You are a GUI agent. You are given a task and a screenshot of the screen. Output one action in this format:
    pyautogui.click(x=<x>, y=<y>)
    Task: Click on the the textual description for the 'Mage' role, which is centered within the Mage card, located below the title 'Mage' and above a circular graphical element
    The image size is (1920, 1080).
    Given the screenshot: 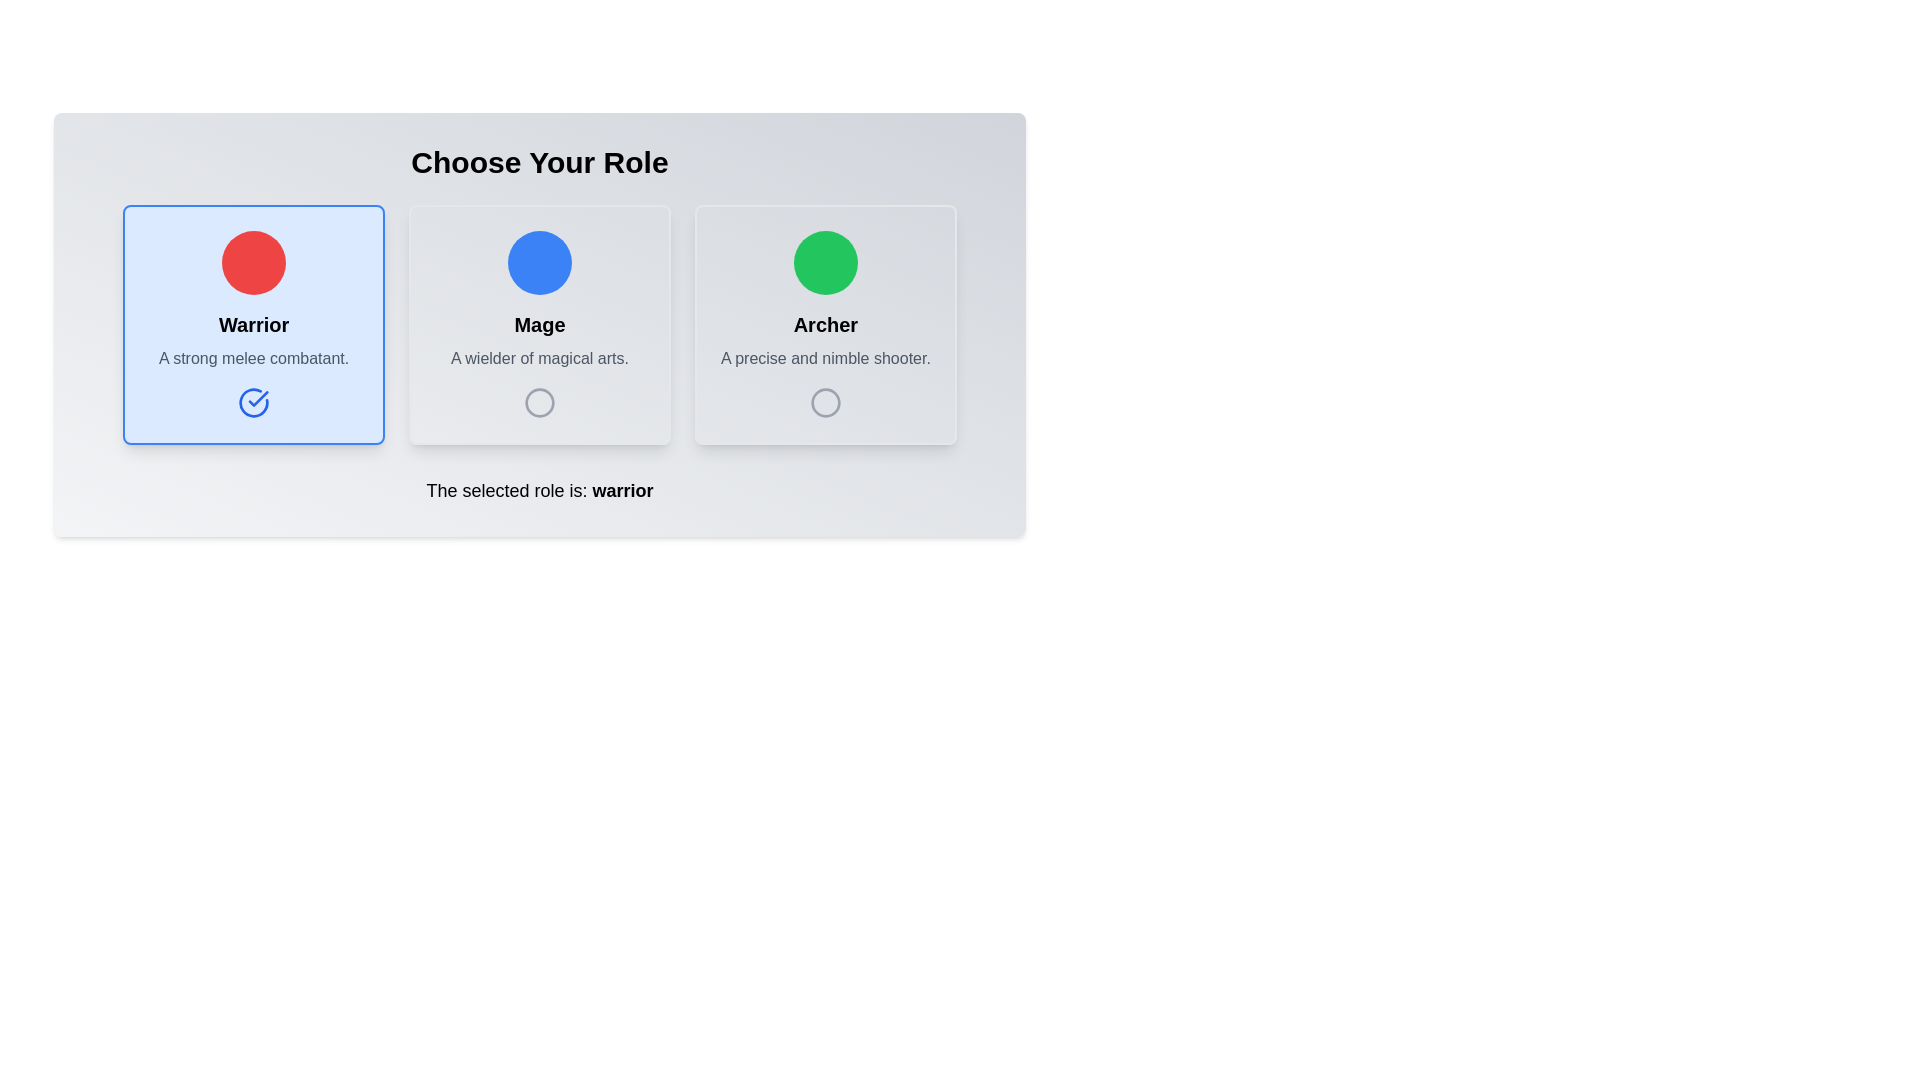 What is the action you would take?
    pyautogui.click(x=539, y=357)
    